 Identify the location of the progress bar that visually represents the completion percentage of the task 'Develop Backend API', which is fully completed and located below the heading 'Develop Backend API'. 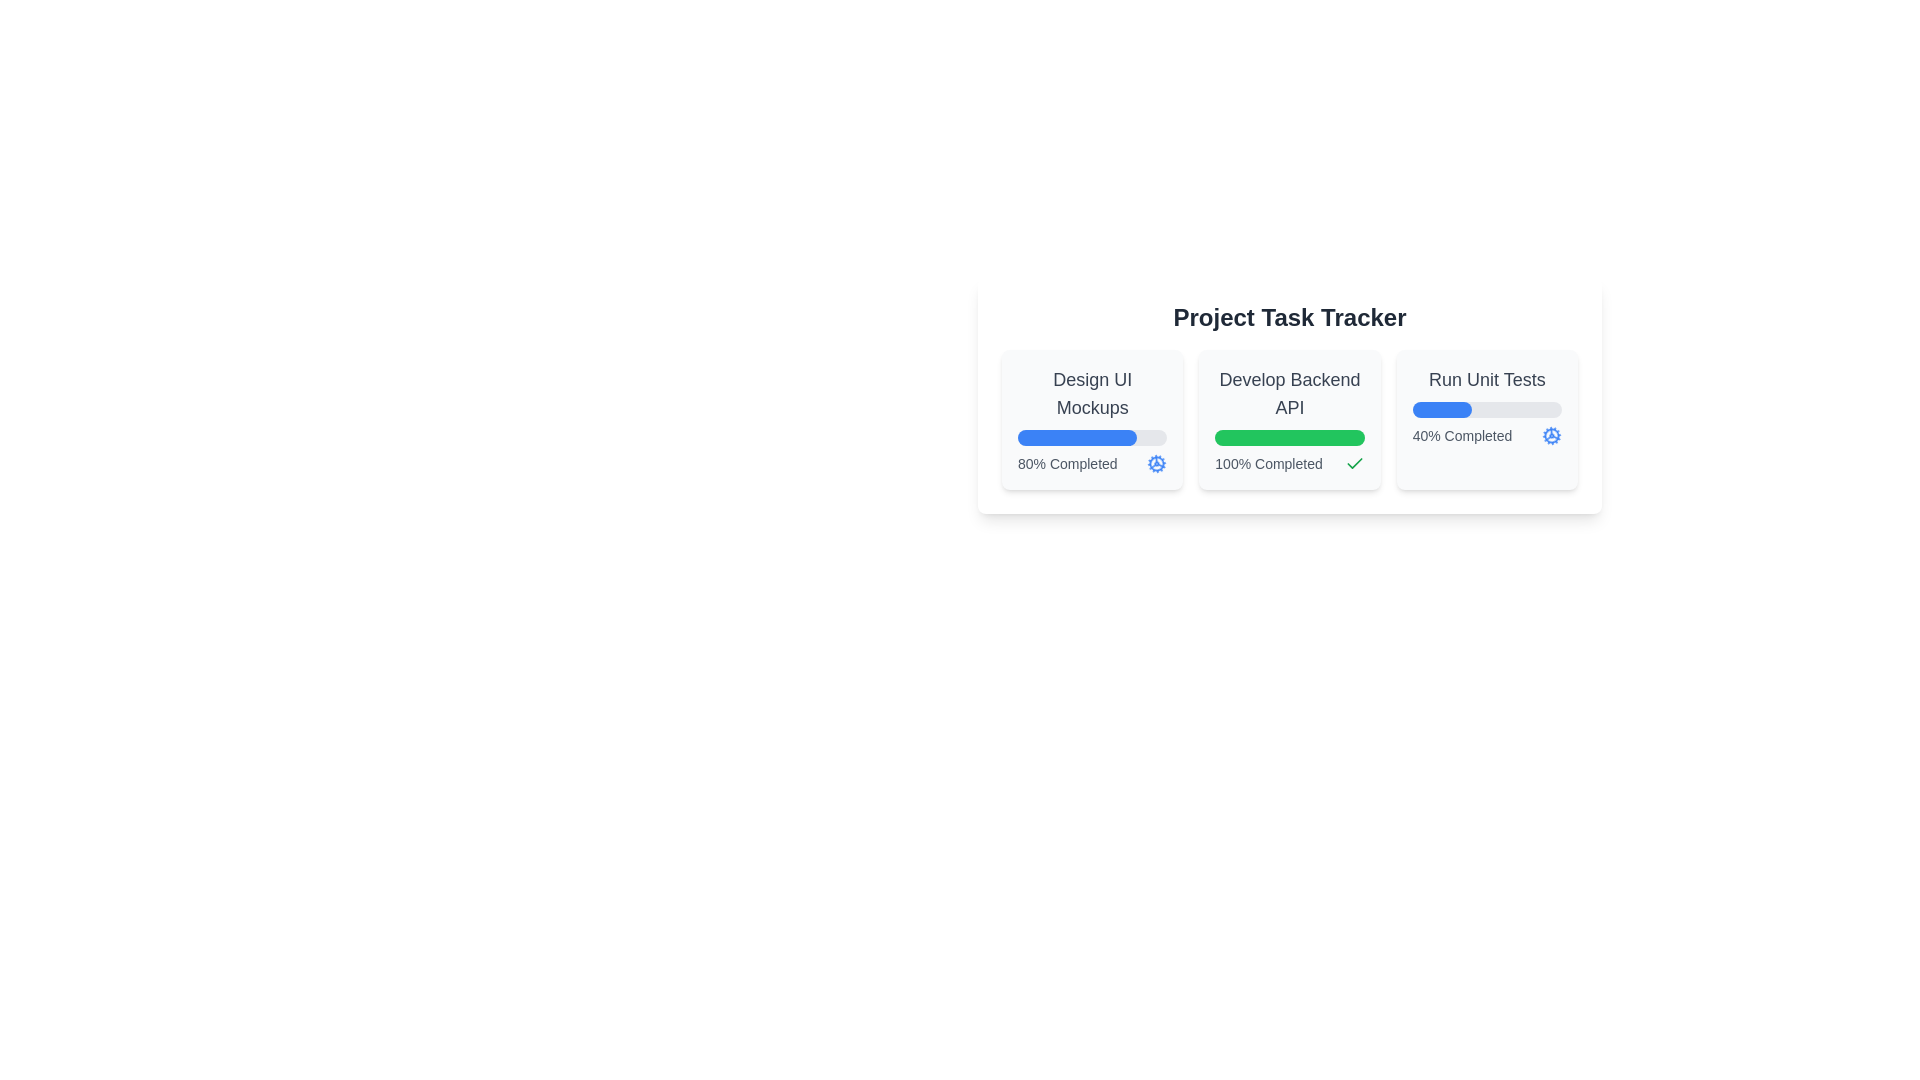
(1290, 437).